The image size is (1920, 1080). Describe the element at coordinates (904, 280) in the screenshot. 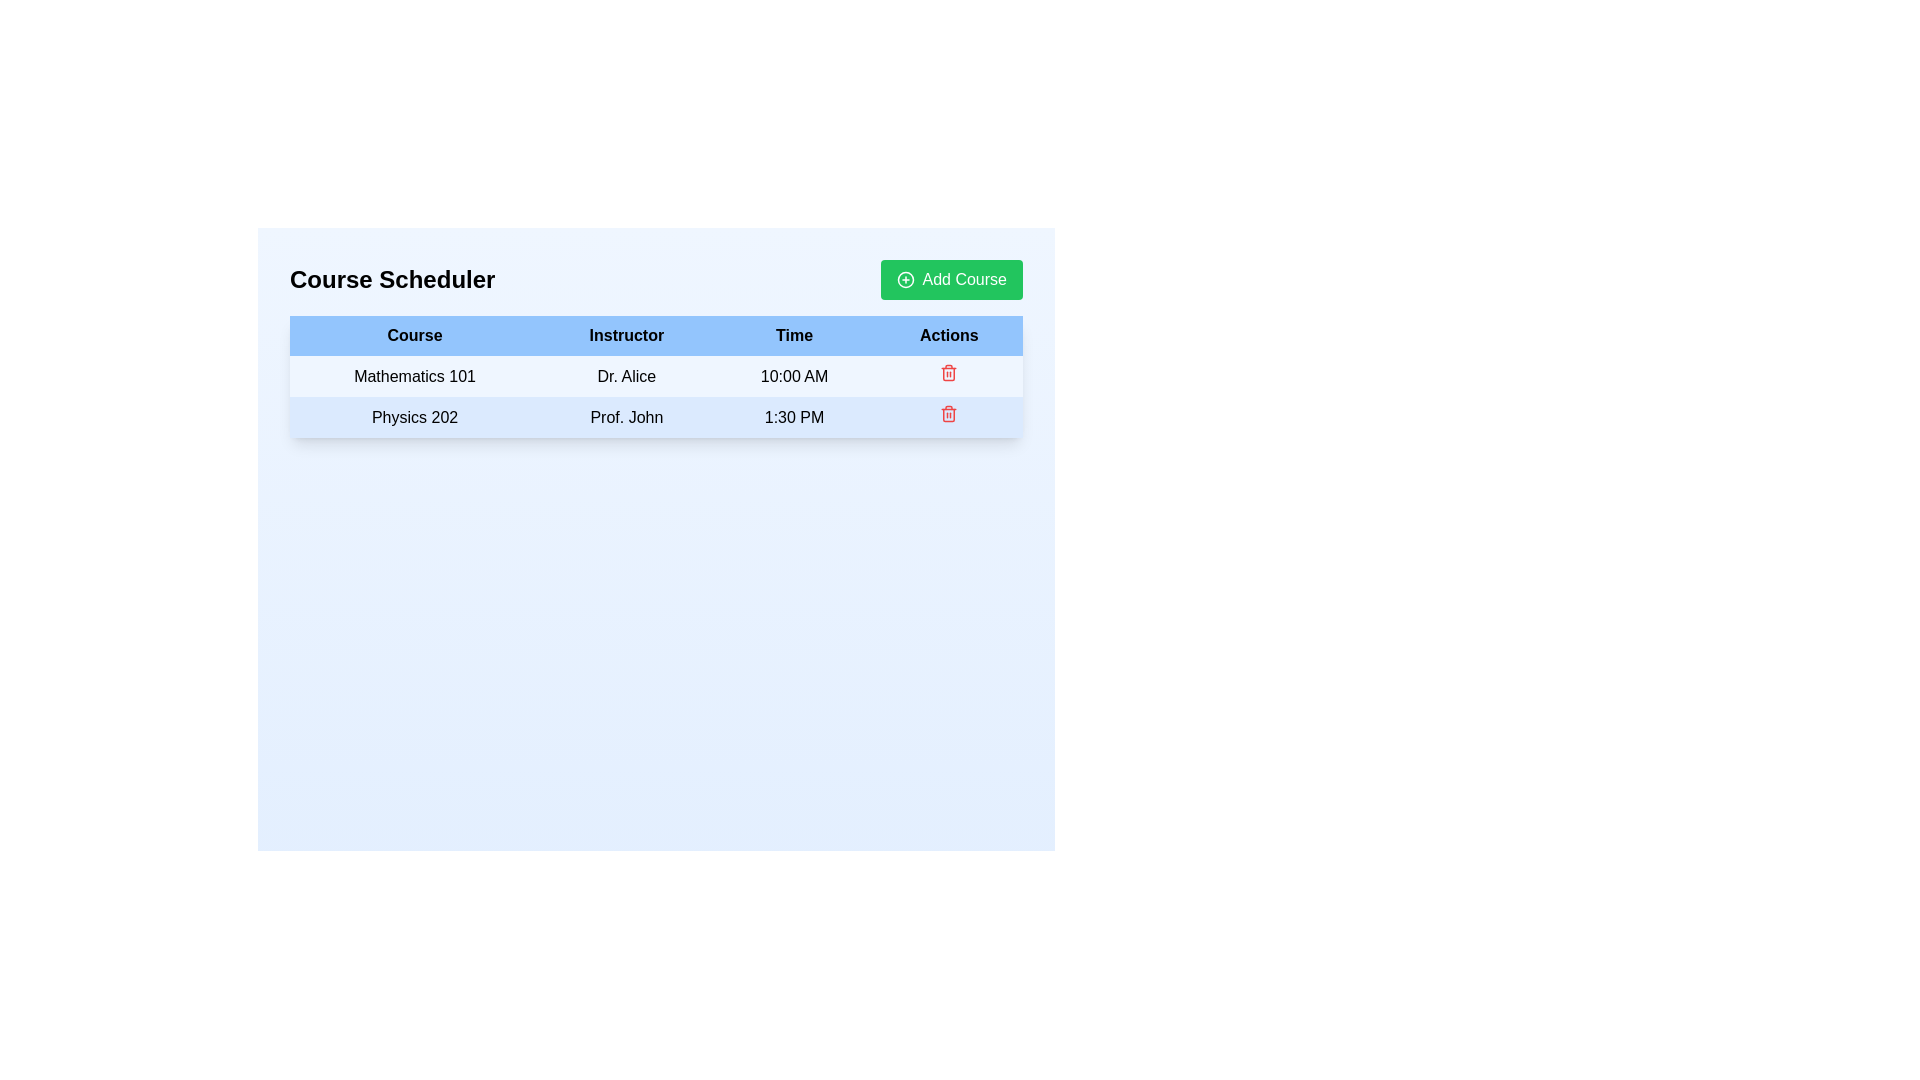

I see `the icon located to the immediate left of the 'Add Course' text button, which has a green background and white text` at that location.